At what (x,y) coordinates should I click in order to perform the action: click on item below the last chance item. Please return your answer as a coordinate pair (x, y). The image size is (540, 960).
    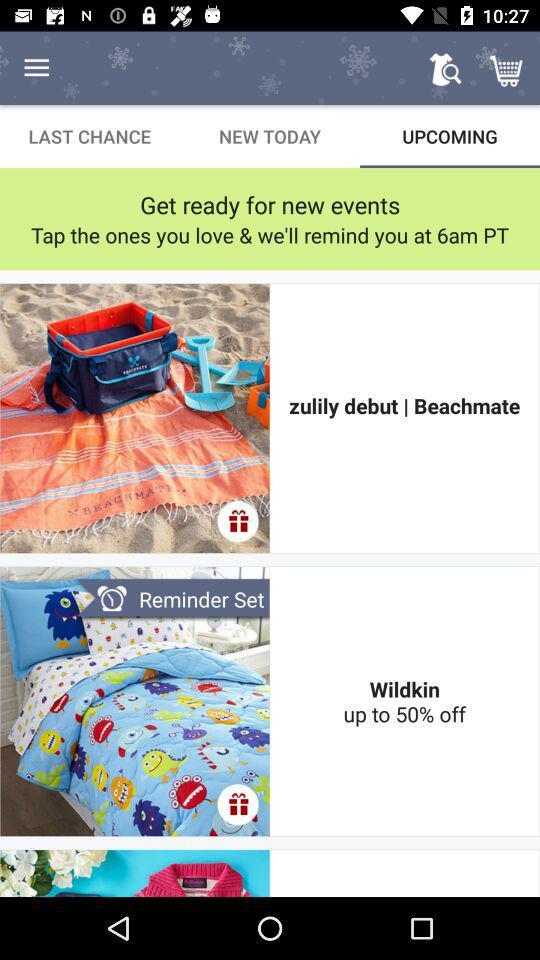
    Looking at the image, I should click on (270, 204).